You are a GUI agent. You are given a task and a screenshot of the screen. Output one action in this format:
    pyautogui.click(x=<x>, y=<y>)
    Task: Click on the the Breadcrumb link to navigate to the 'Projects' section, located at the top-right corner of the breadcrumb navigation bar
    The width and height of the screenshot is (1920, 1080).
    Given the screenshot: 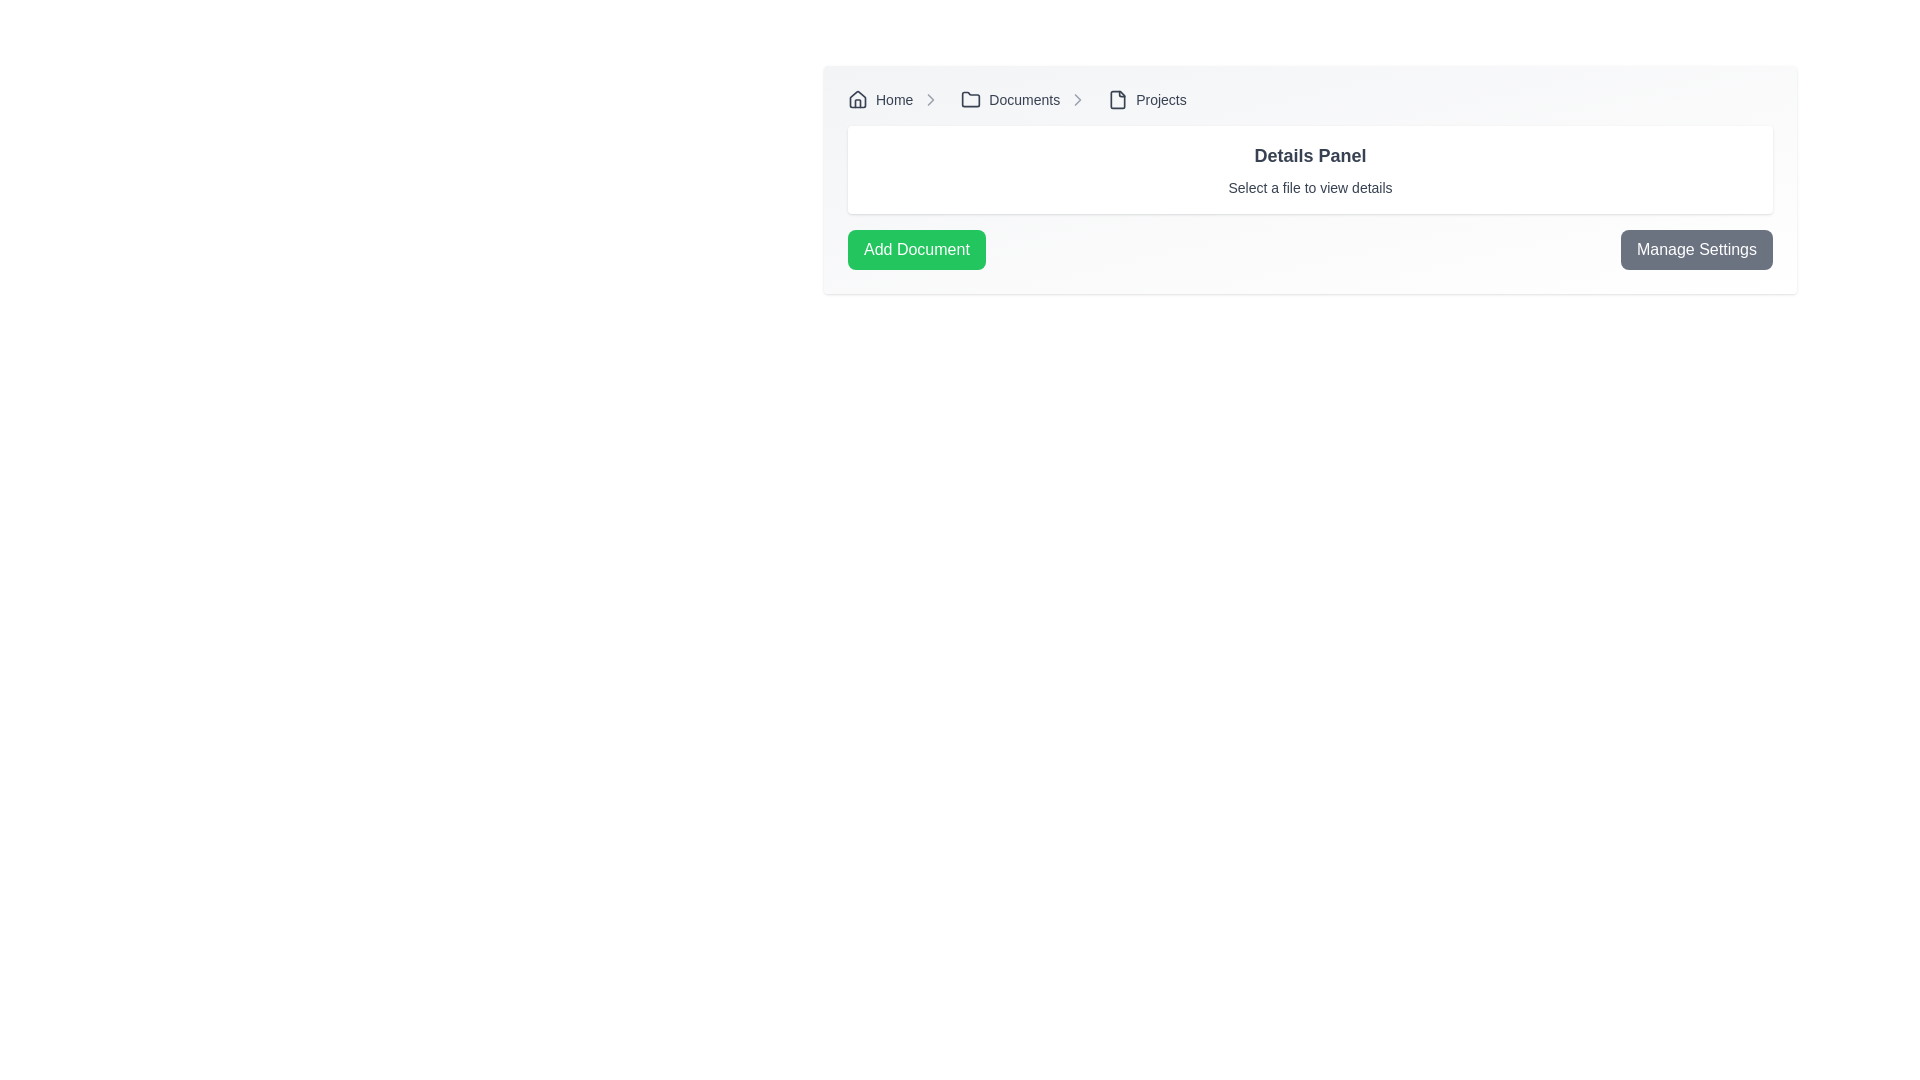 What is the action you would take?
    pyautogui.click(x=1147, y=100)
    